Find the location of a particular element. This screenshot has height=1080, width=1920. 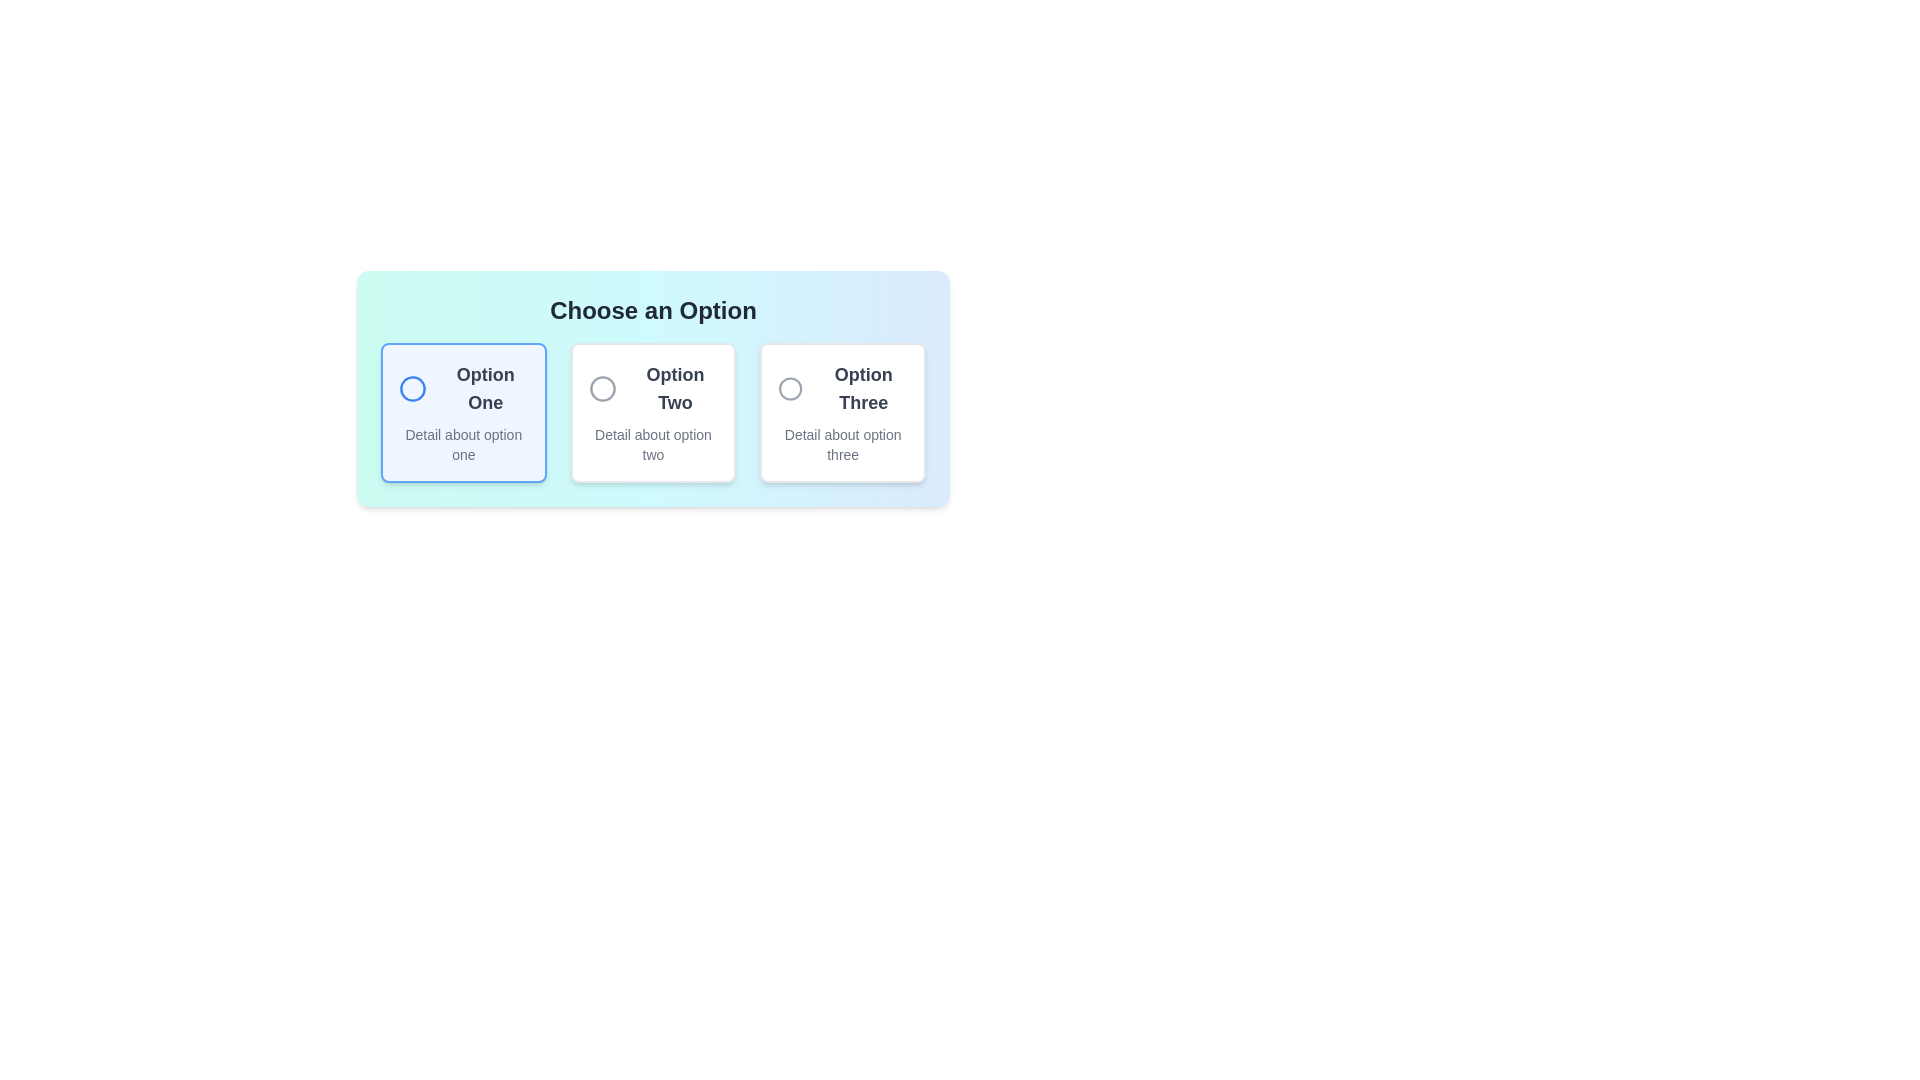

the text block providing additional information about 'Option Two' is located at coordinates (653, 443).